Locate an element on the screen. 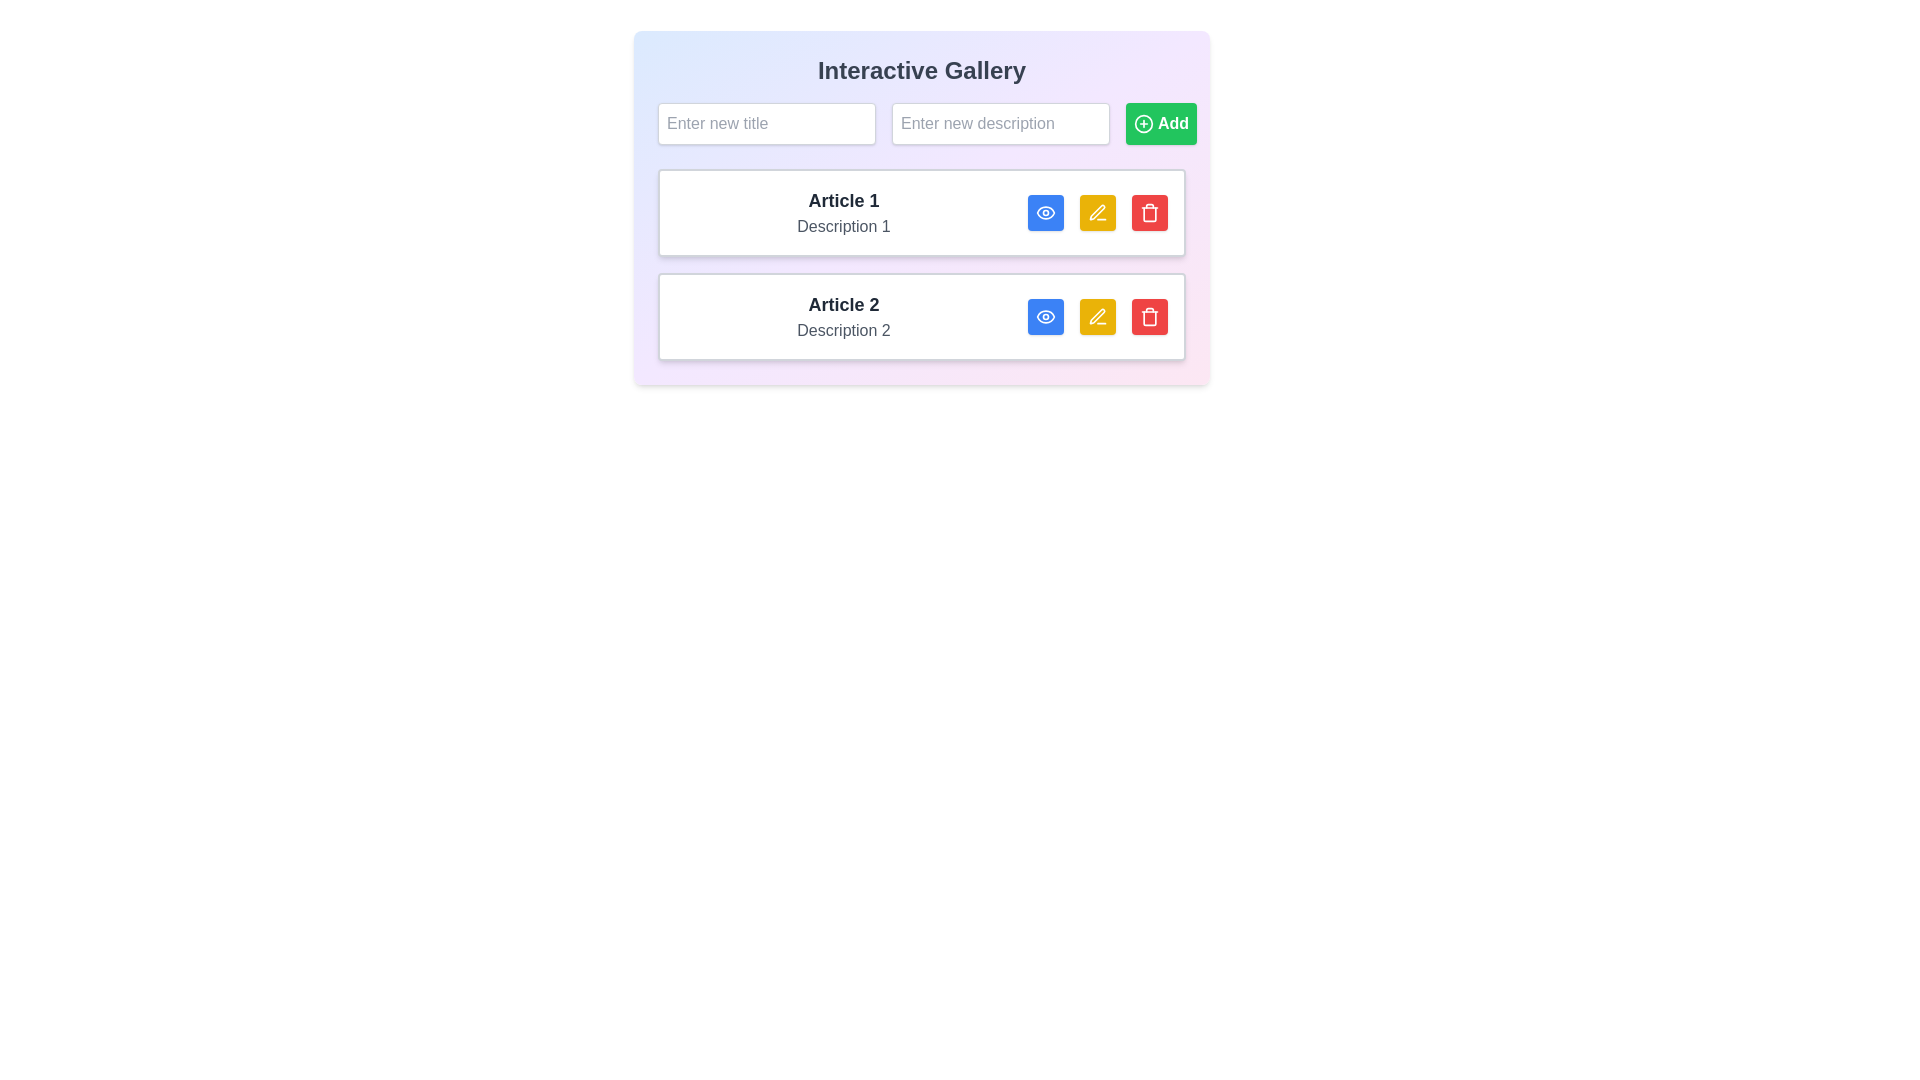  the text block displaying 'Article 1' and 'Description 1' is located at coordinates (844, 212).